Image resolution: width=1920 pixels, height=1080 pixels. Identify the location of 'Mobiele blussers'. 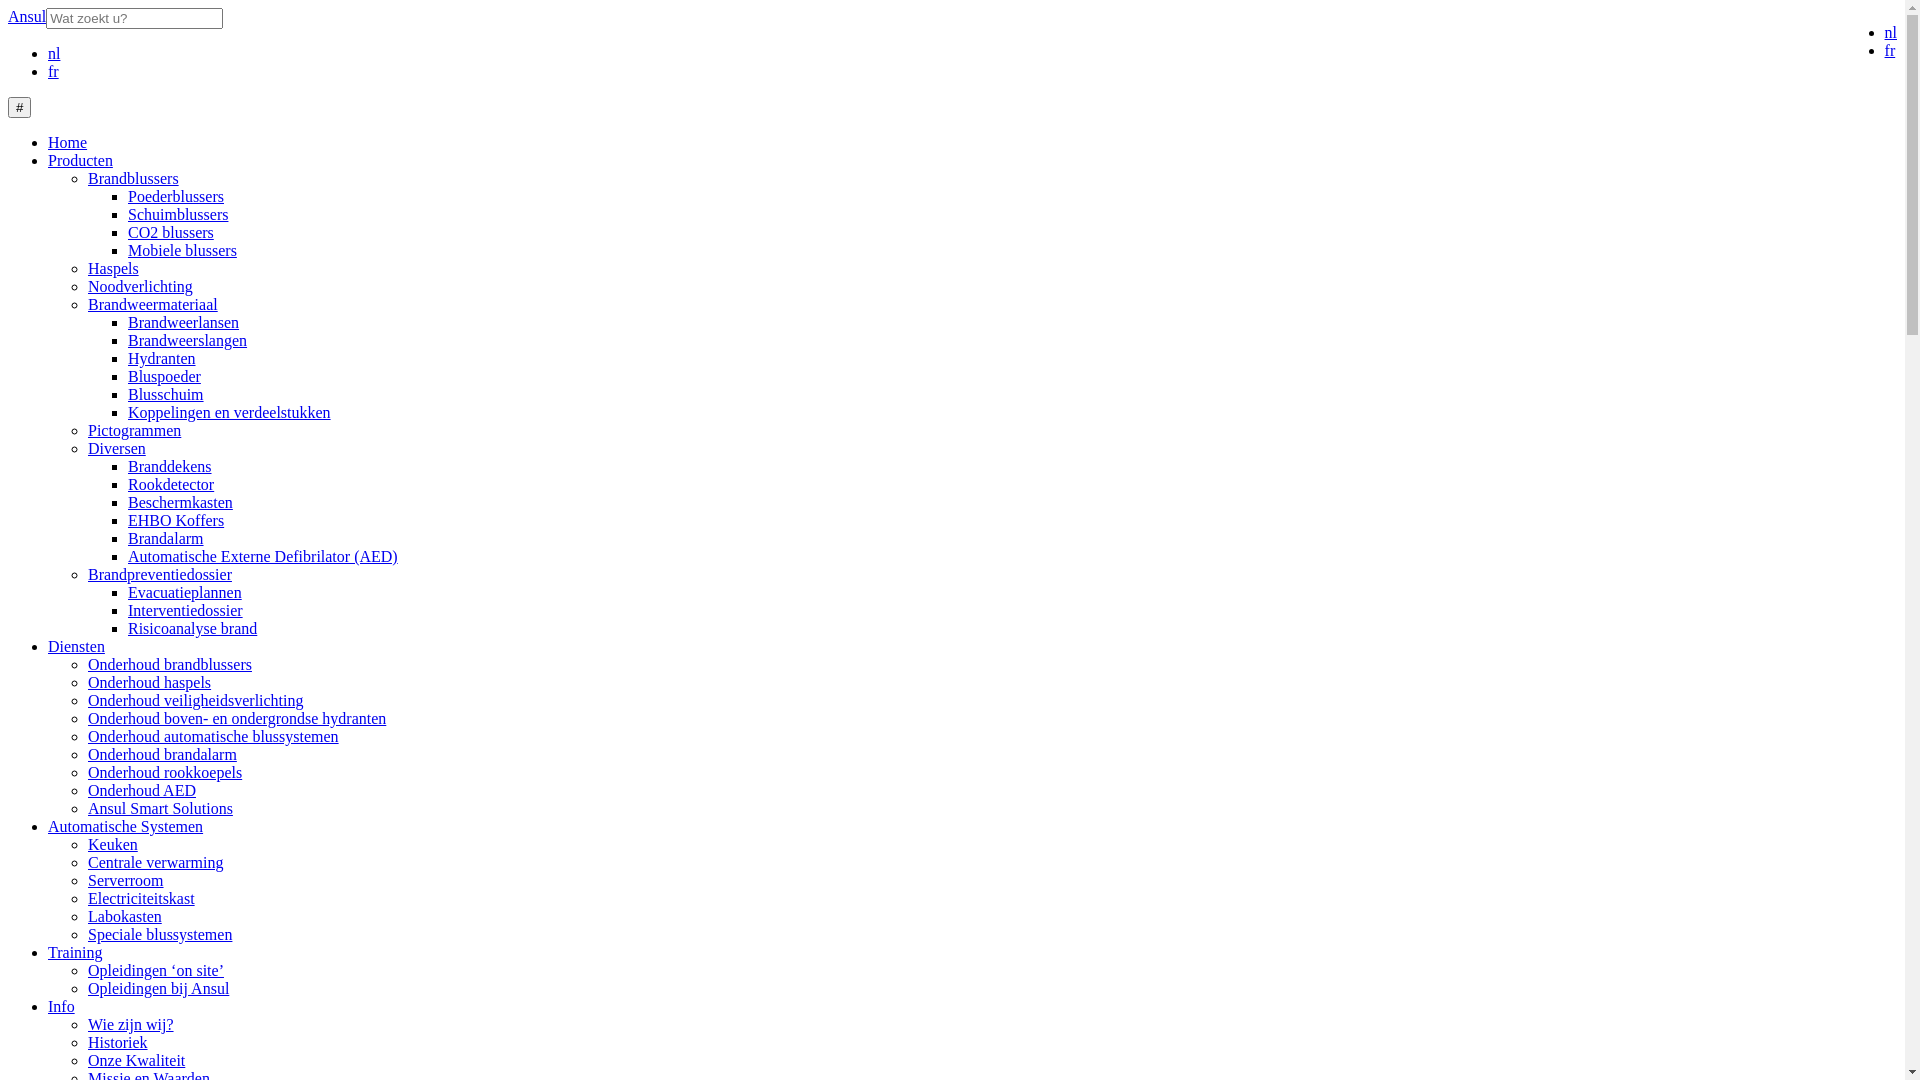
(182, 249).